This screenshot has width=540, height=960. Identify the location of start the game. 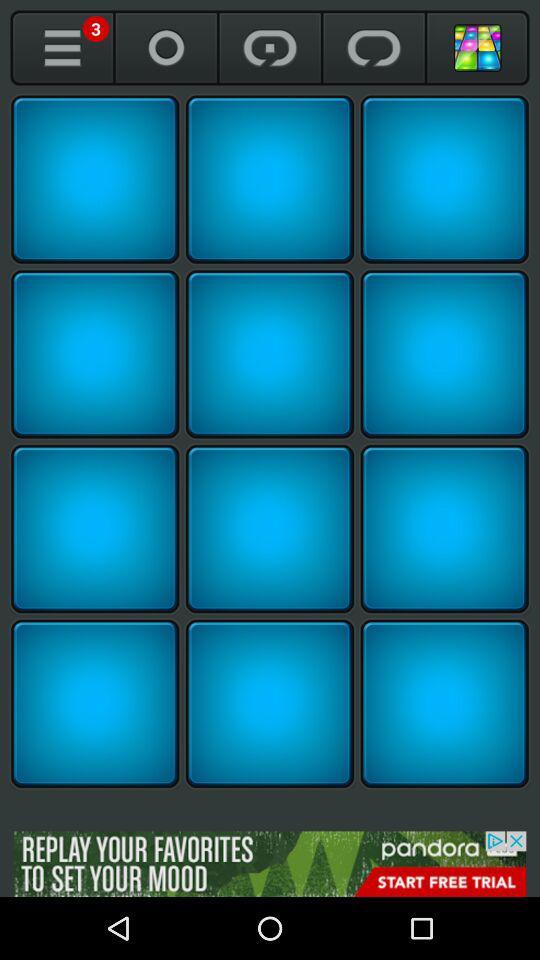
(94, 528).